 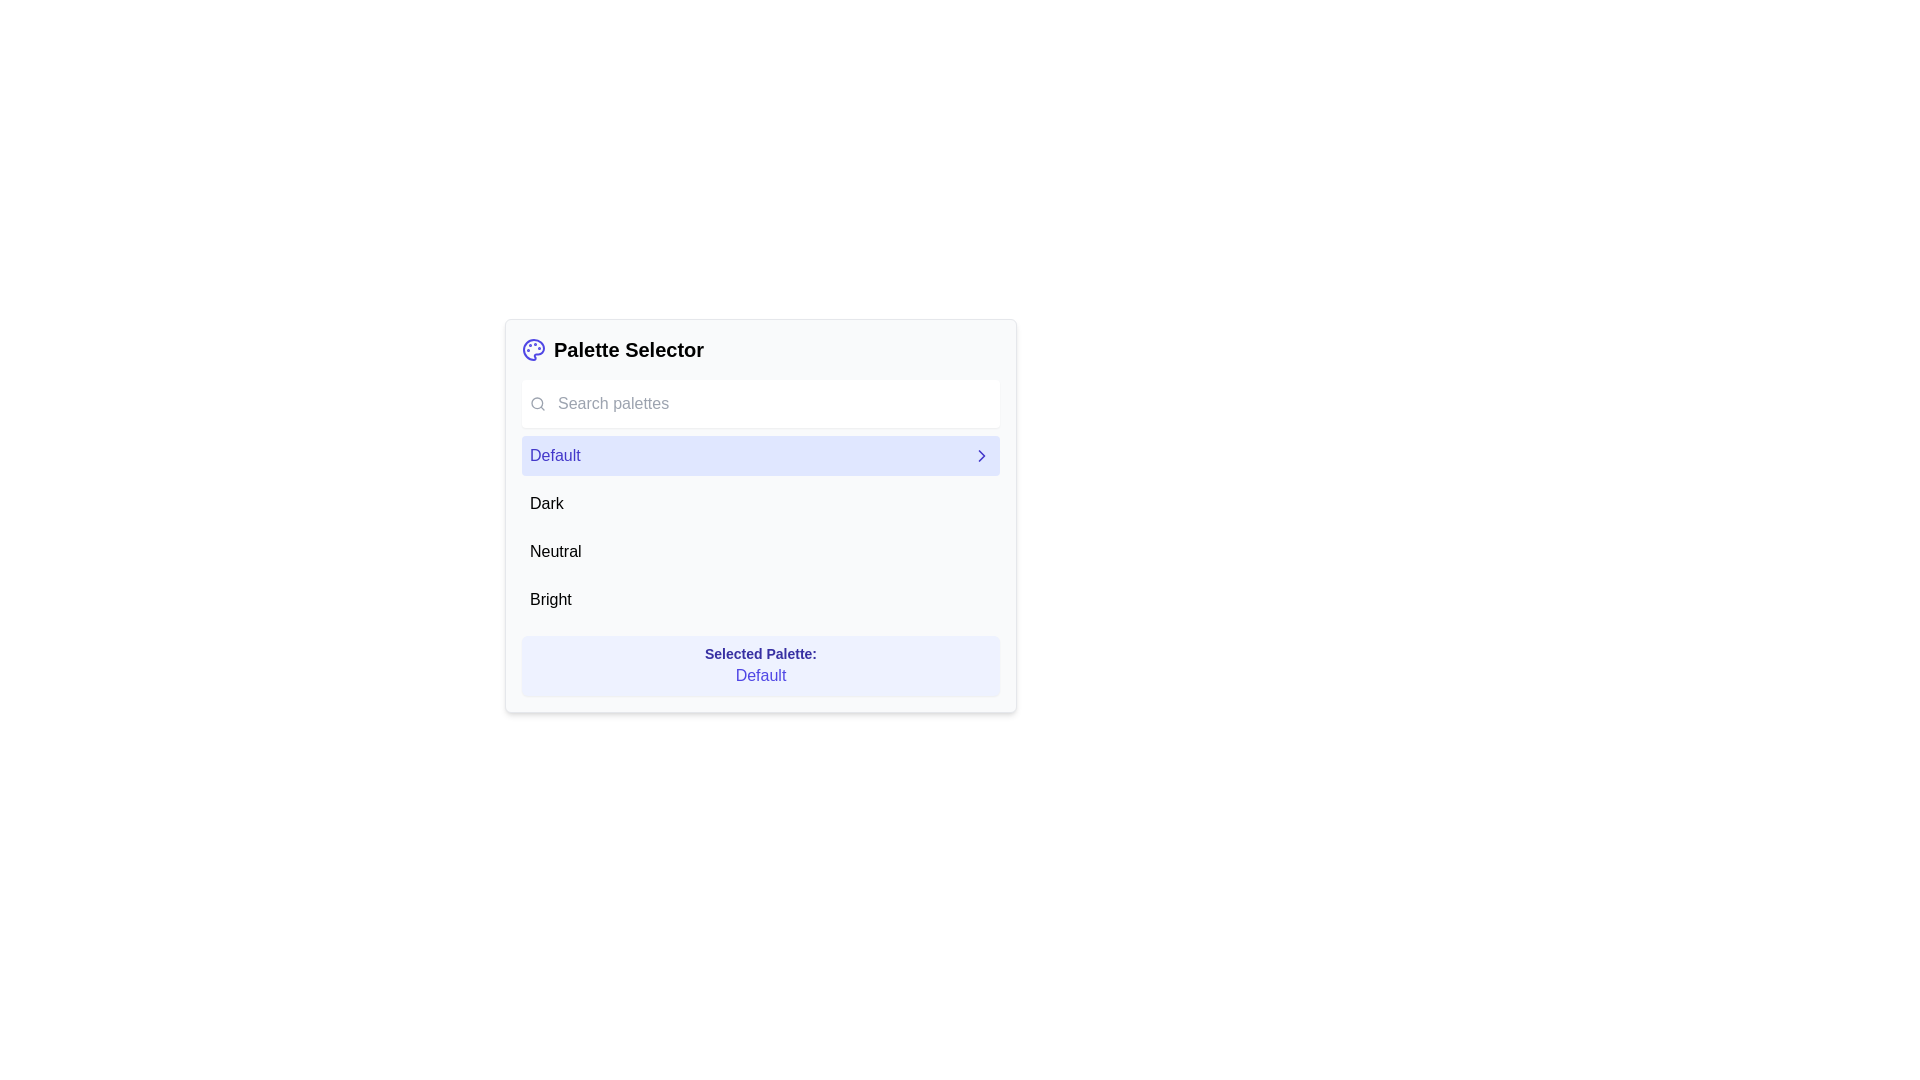 I want to click on the main body of the palette icon, so click(x=533, y=349).